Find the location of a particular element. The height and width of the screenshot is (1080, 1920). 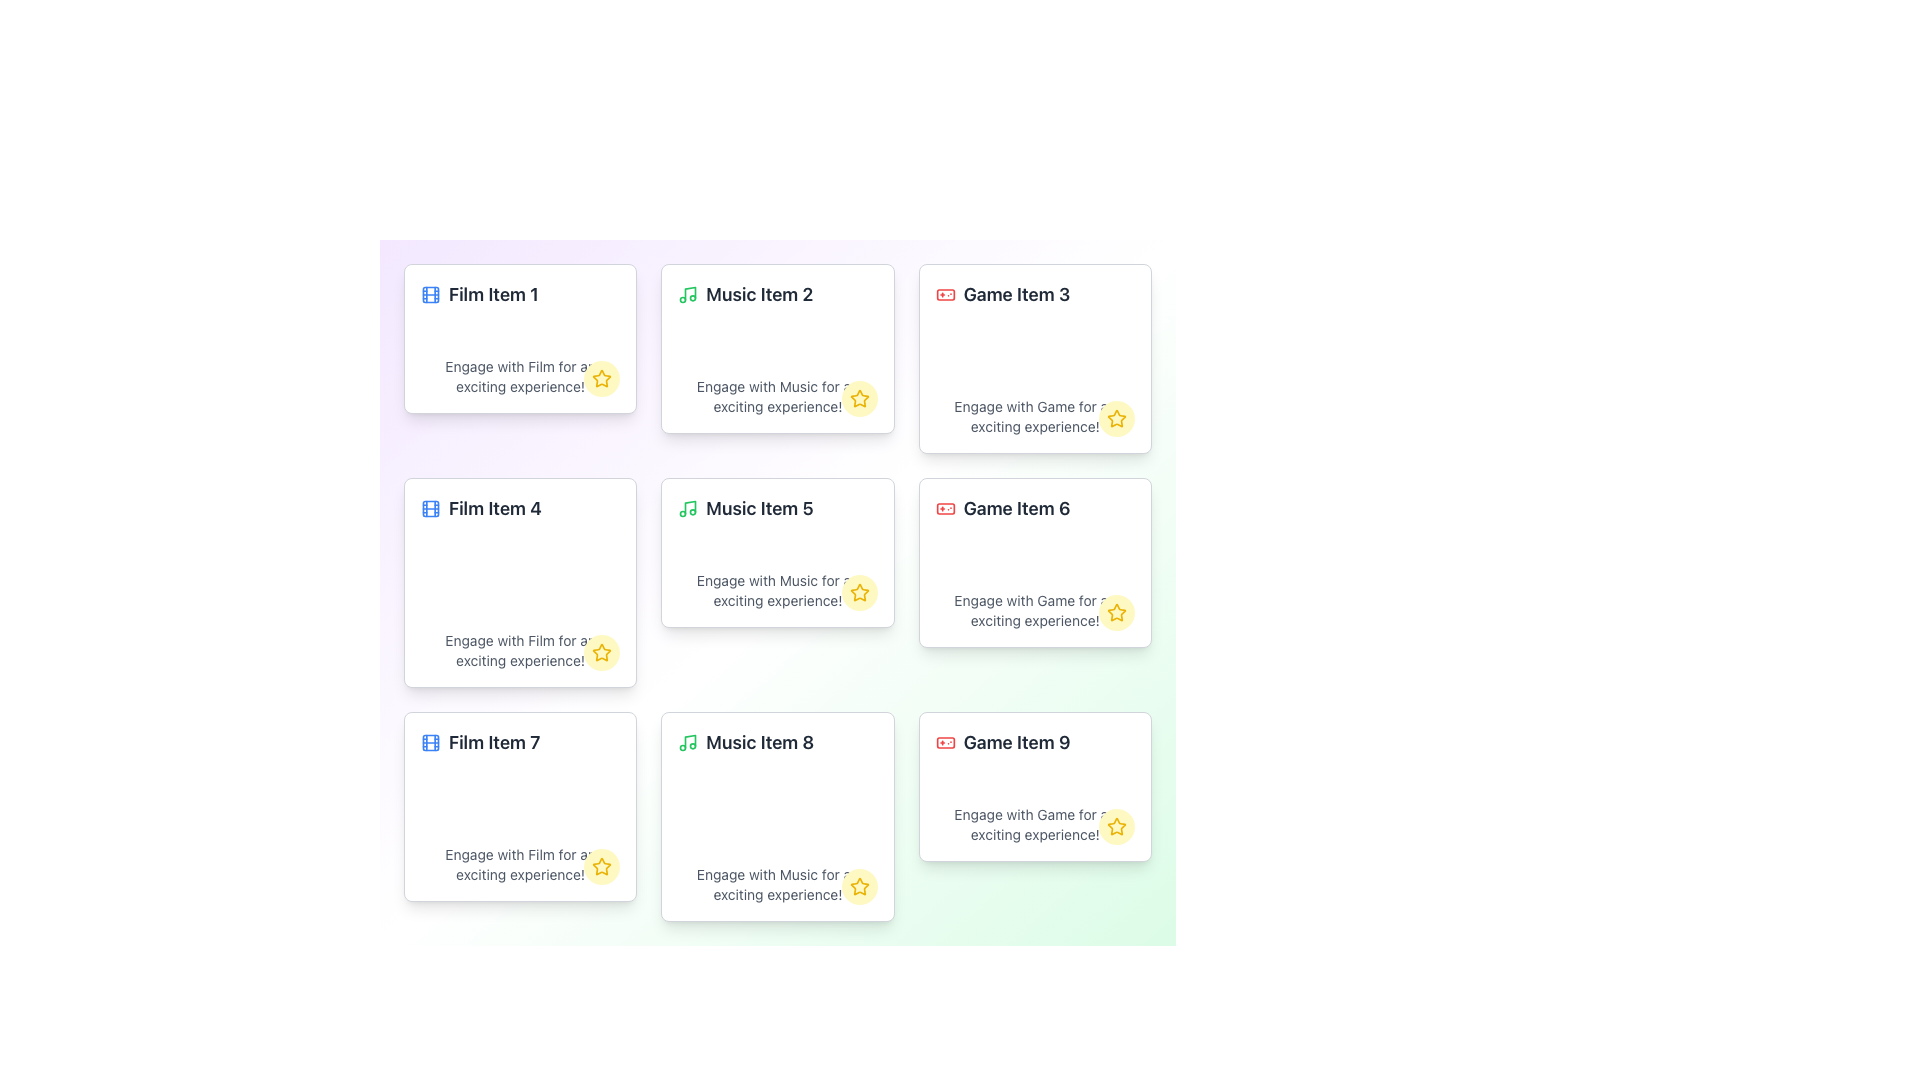

the descriptive text located within the card labeled 'Music Item 8', positioned at the bottom of the card, which provides engaging information about the item is located at coordinates (776, 883).